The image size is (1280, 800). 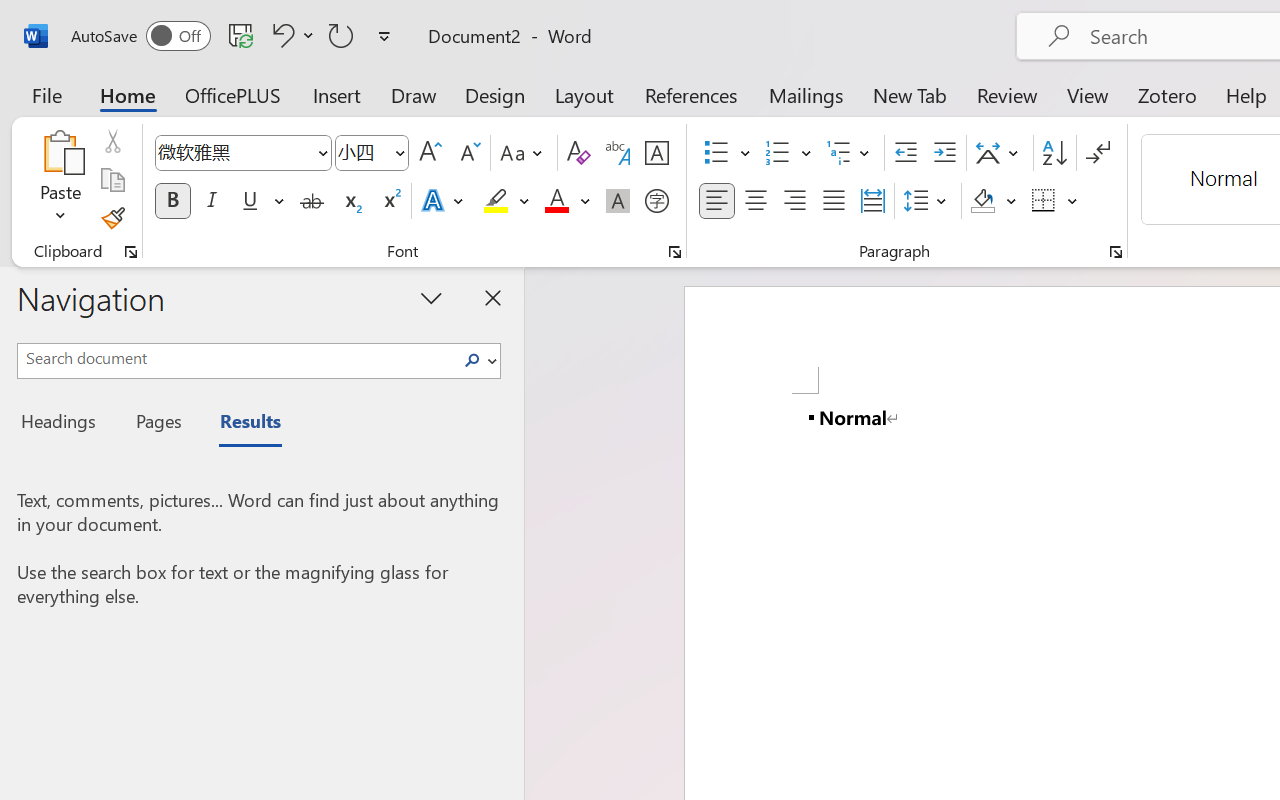 I want to click on 'Home', so click(x=127, y=94).